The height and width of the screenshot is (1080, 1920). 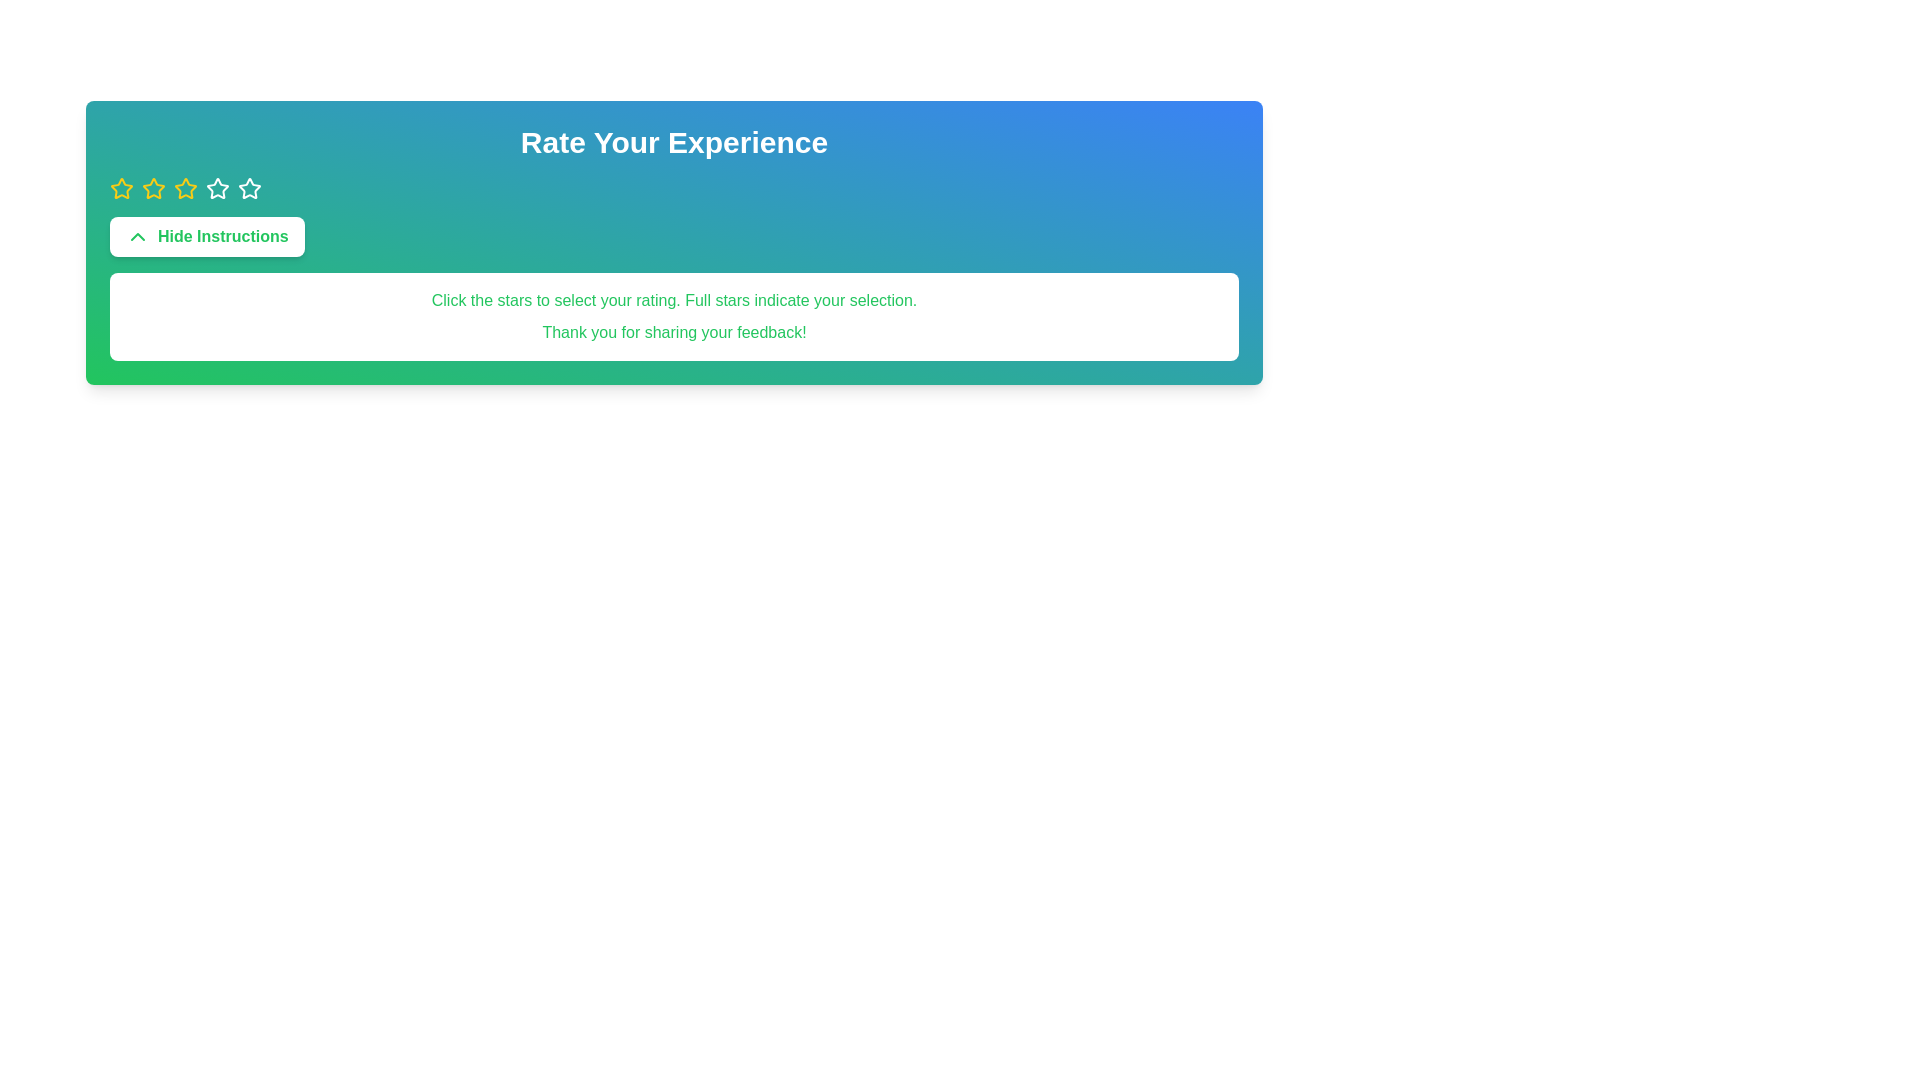 I want to click on the 'Hide Instructions' button, which is a rounded rectangle with a white background and bold green text, located in the 'Rate Your Experience' section, so click(x=207, y=235).